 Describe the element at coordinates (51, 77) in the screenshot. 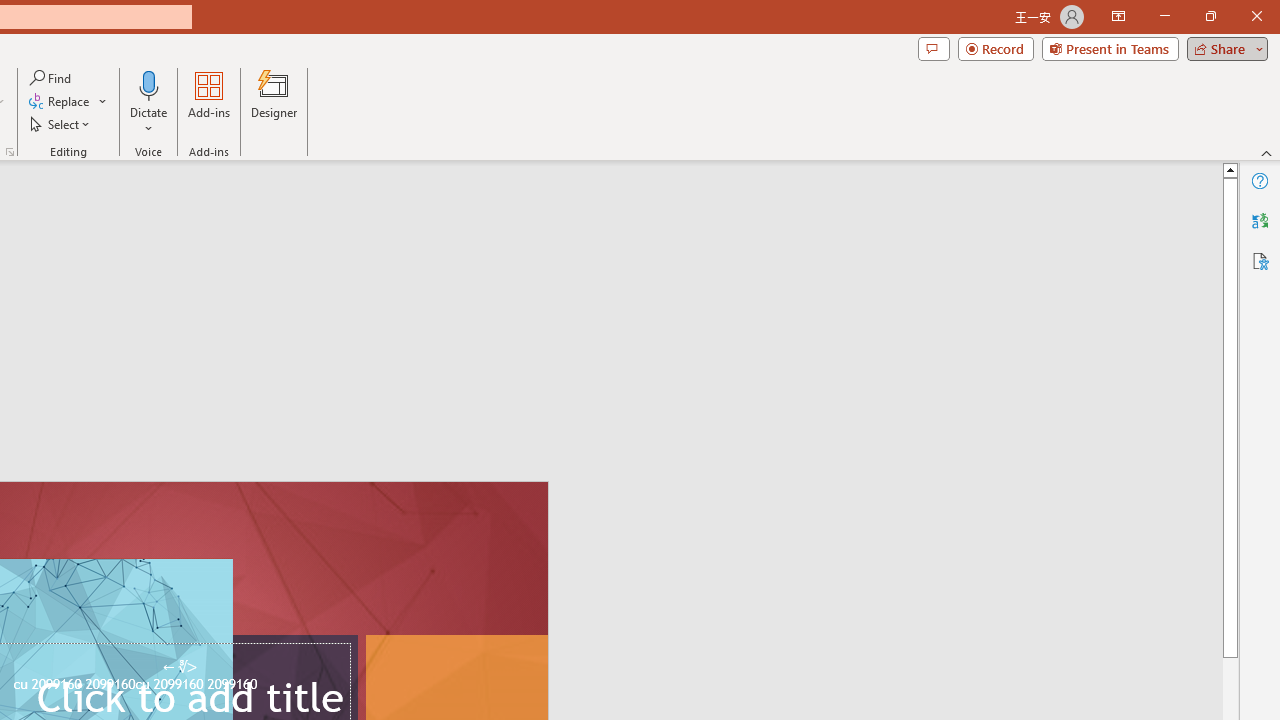

I see `'Find...'` at that location.